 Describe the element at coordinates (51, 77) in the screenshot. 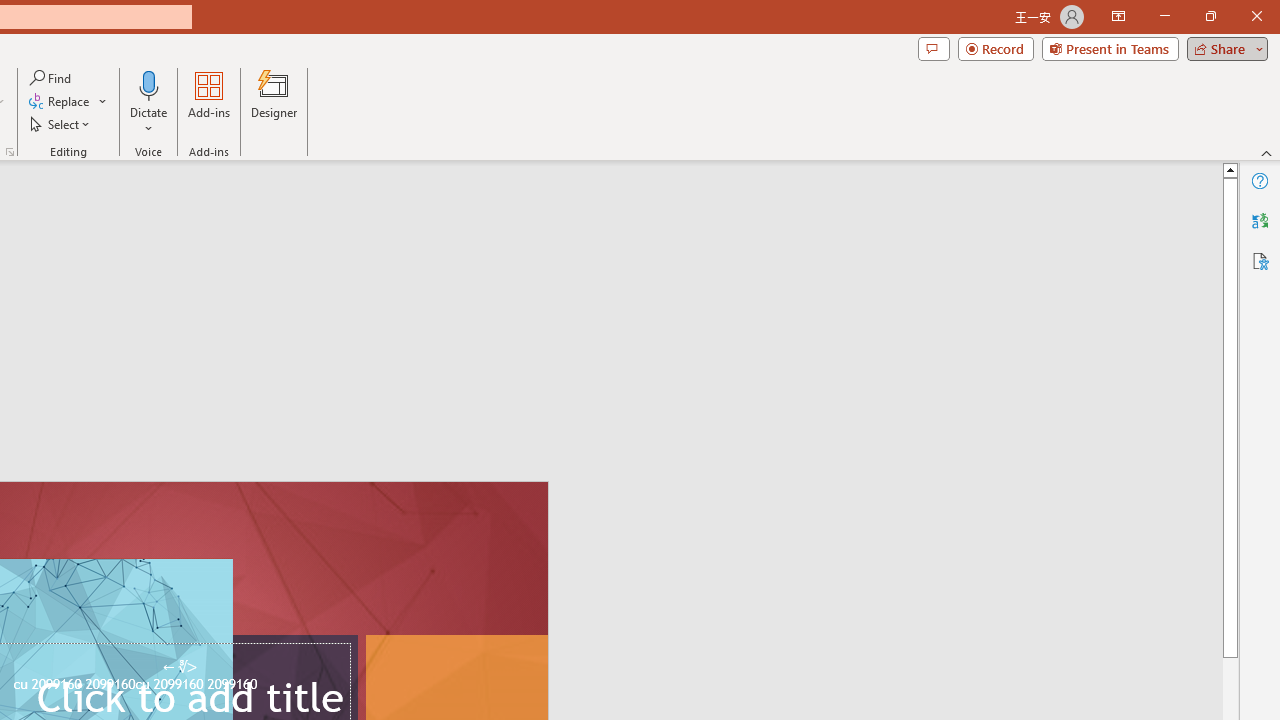

I see `'Find...'` at that location.